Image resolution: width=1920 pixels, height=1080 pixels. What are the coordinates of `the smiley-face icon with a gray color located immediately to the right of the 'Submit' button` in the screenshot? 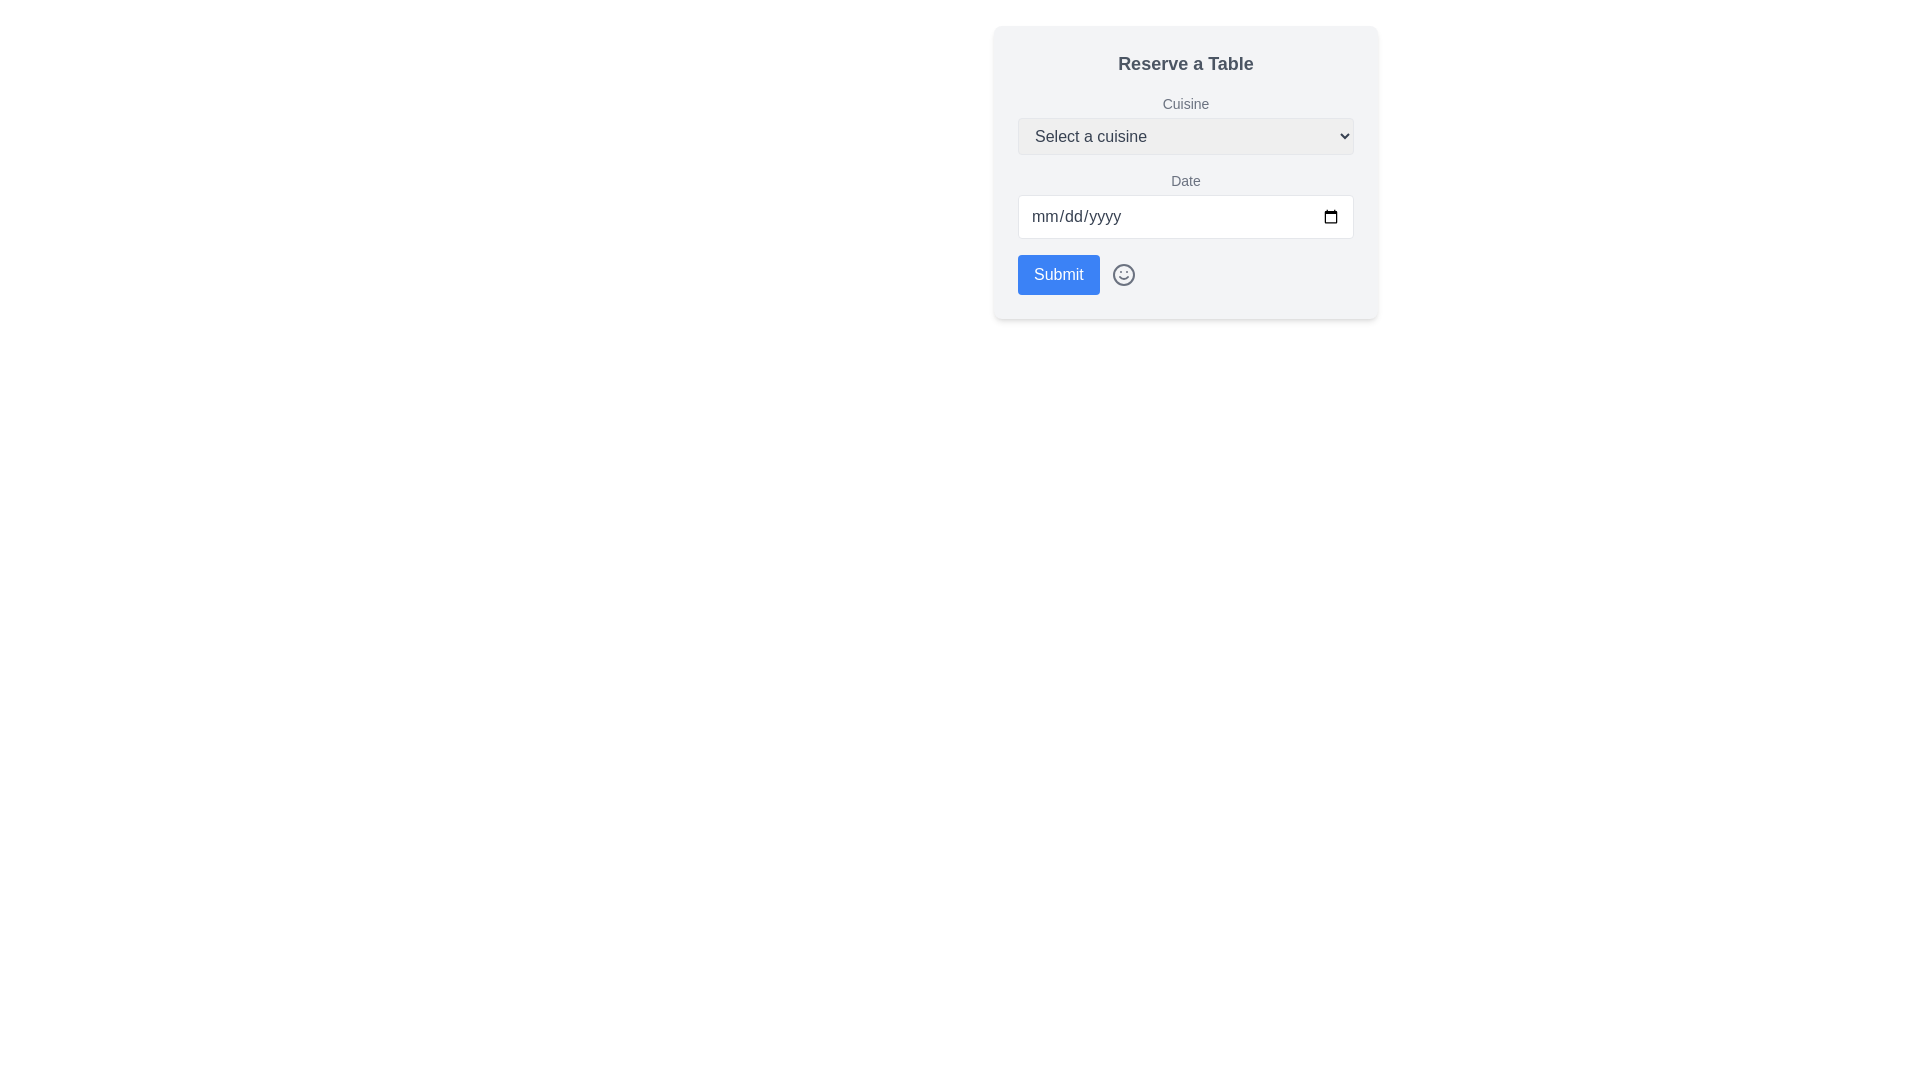 It's located at (1123, 274).